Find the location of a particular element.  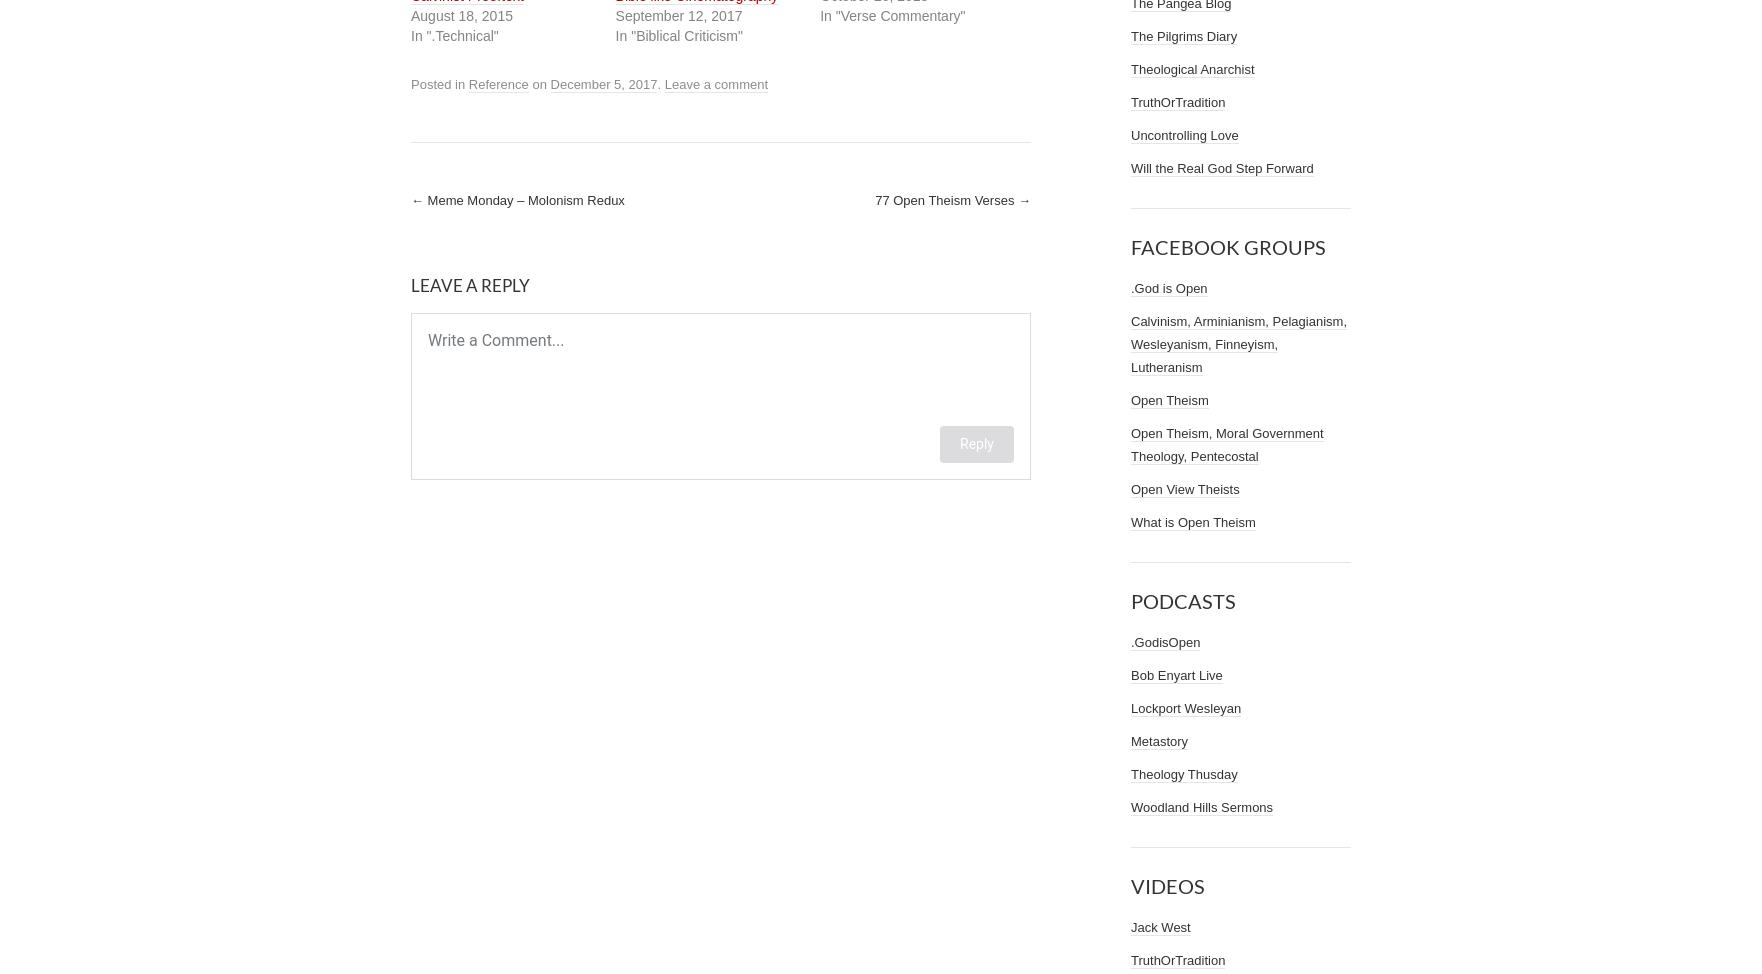

'Facebook Groups' is located at coordinates (1228, 246).